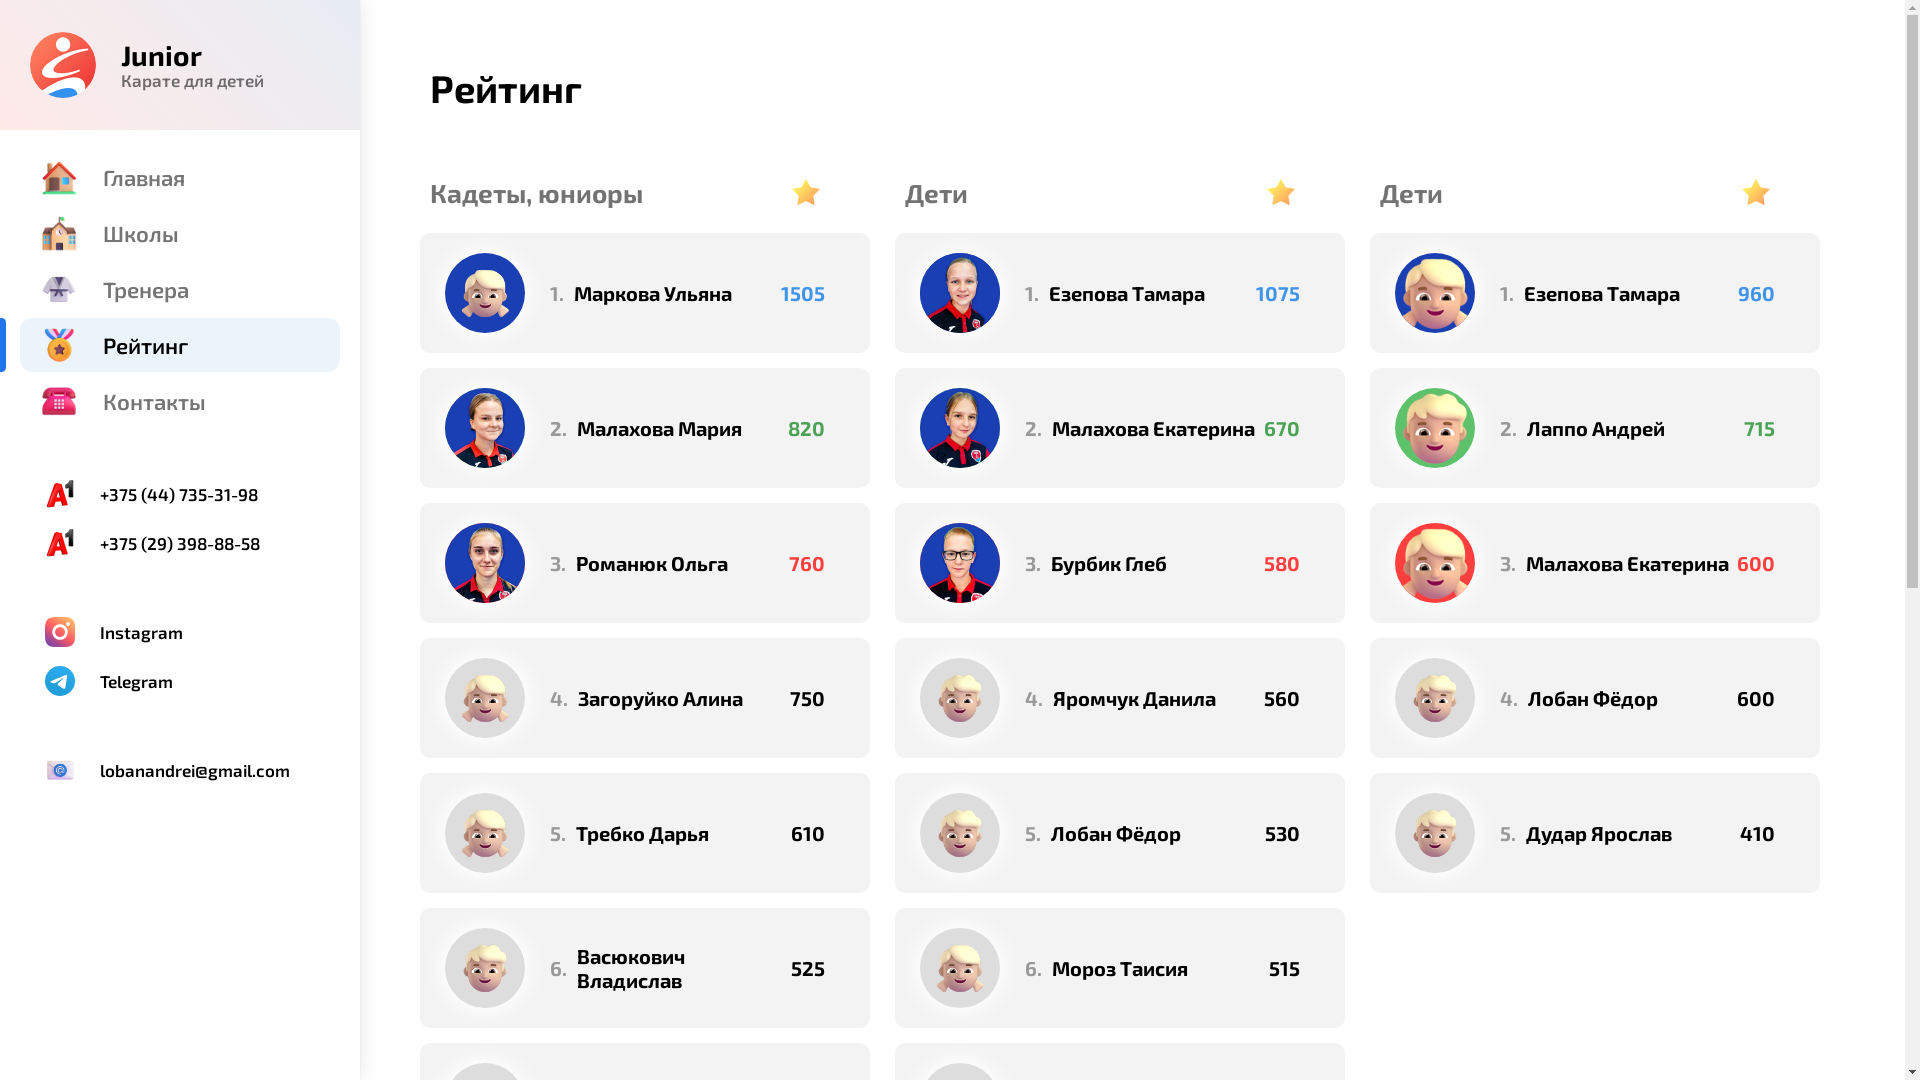 This screenshot has width=1920, height=1080. Describe the element at coordinates (180, 632) in the screenshot. I see `'Instagram'` at that location.